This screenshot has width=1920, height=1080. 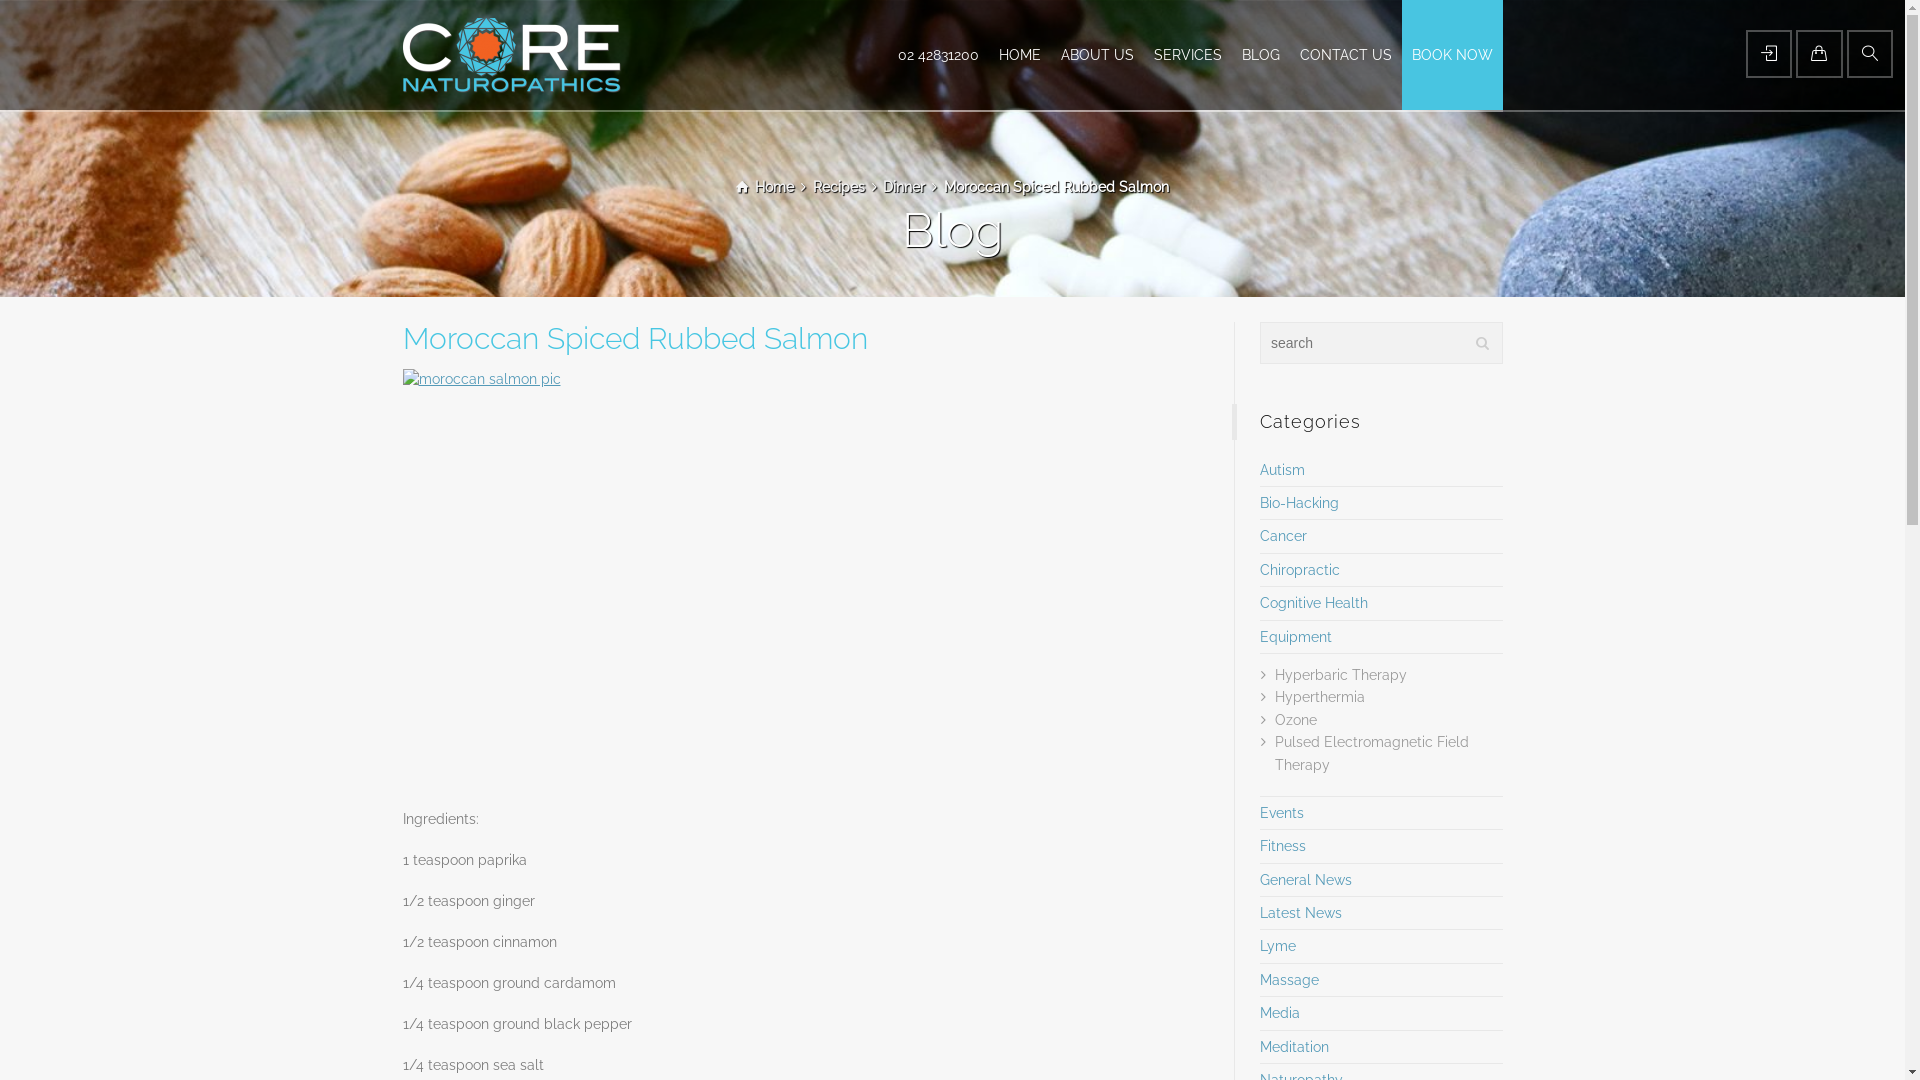 I want to click on 'Hyperbaric Therapy', so click(x=1274, y=675).